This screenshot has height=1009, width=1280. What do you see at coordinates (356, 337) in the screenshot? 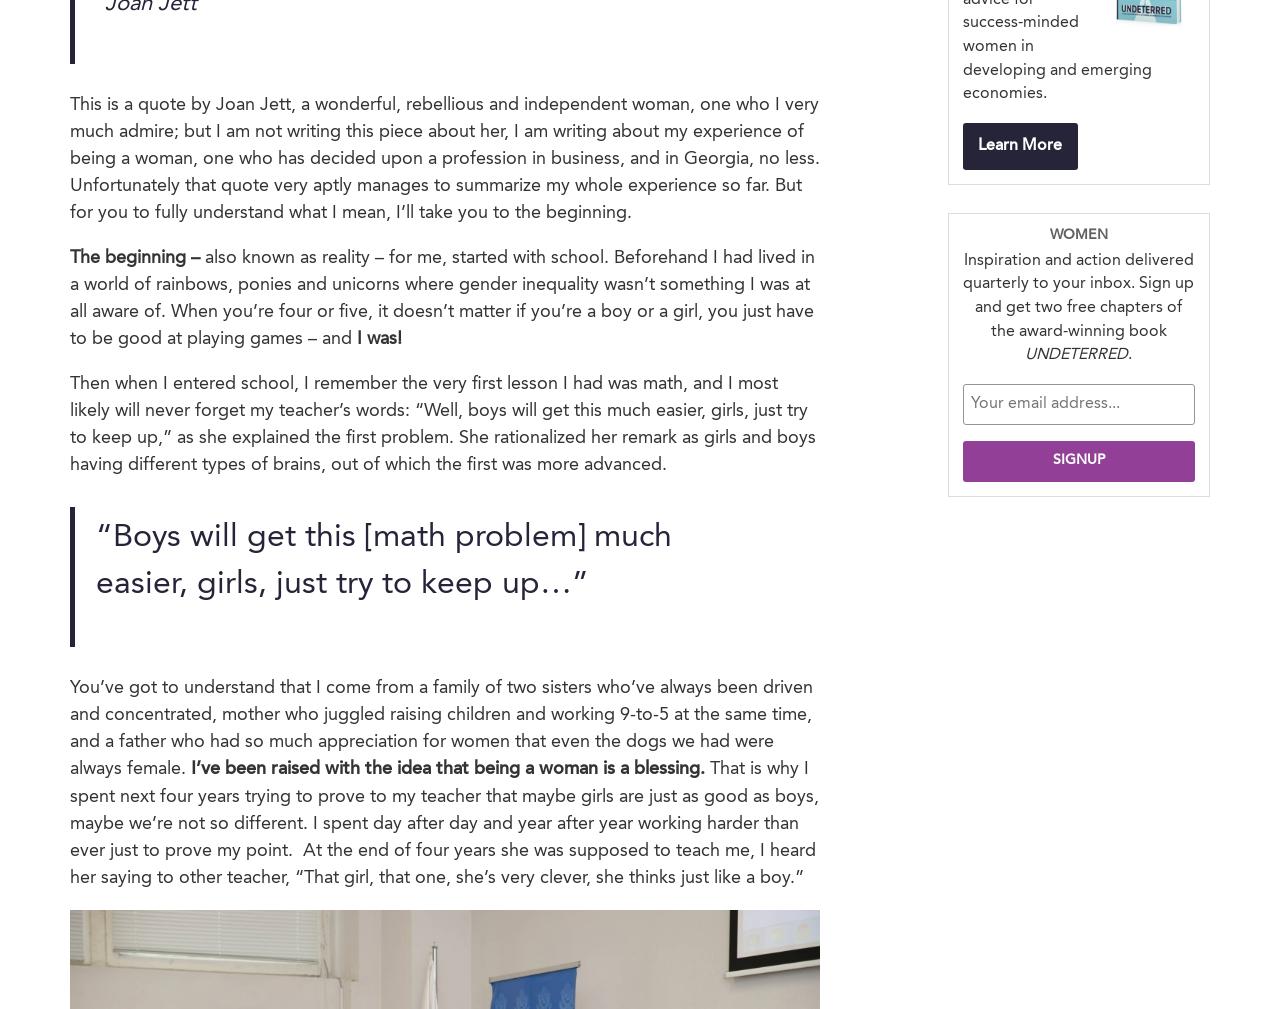
I see `'I was!'` at bounding box center [356, 337].